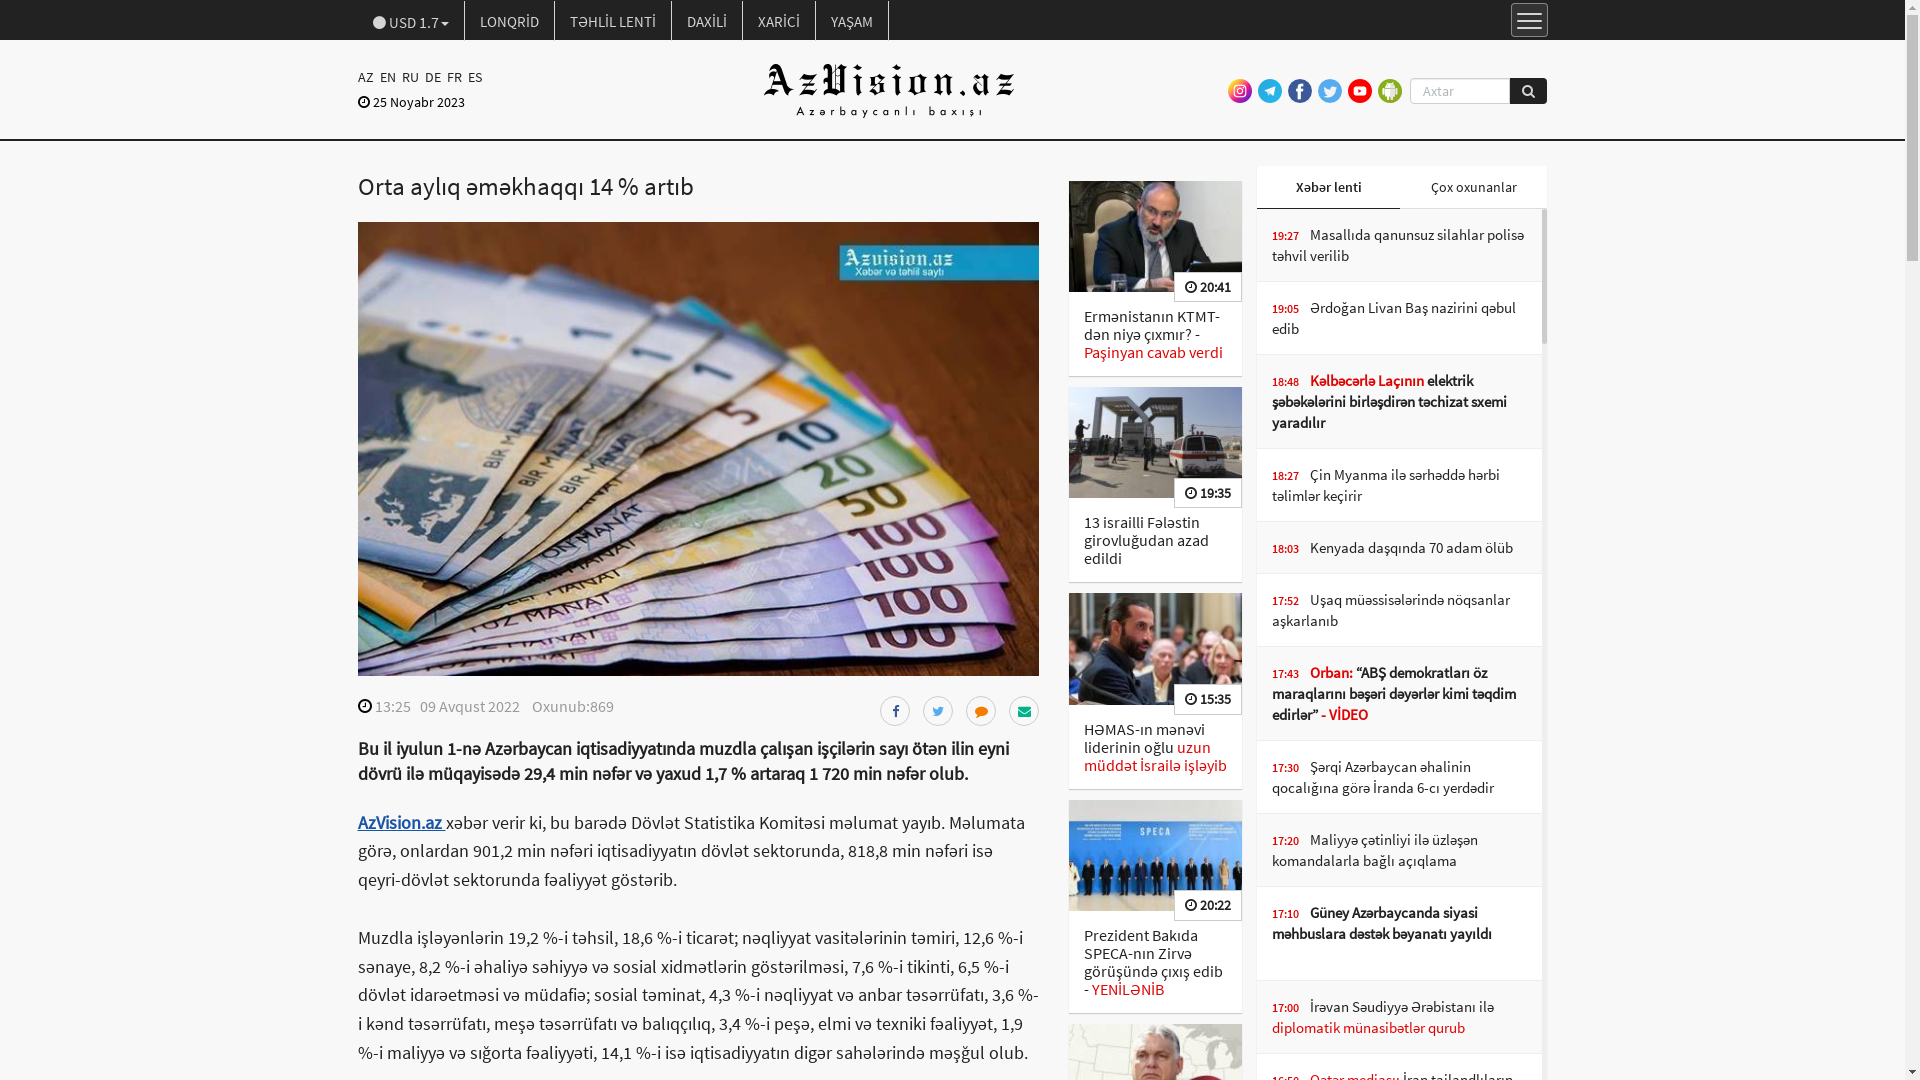 This screenshot has height=1080, width=1920. What do you see at coordinates (387, 76) in the screenshot?
I see `'EN'` at bounding box center [387, 76].